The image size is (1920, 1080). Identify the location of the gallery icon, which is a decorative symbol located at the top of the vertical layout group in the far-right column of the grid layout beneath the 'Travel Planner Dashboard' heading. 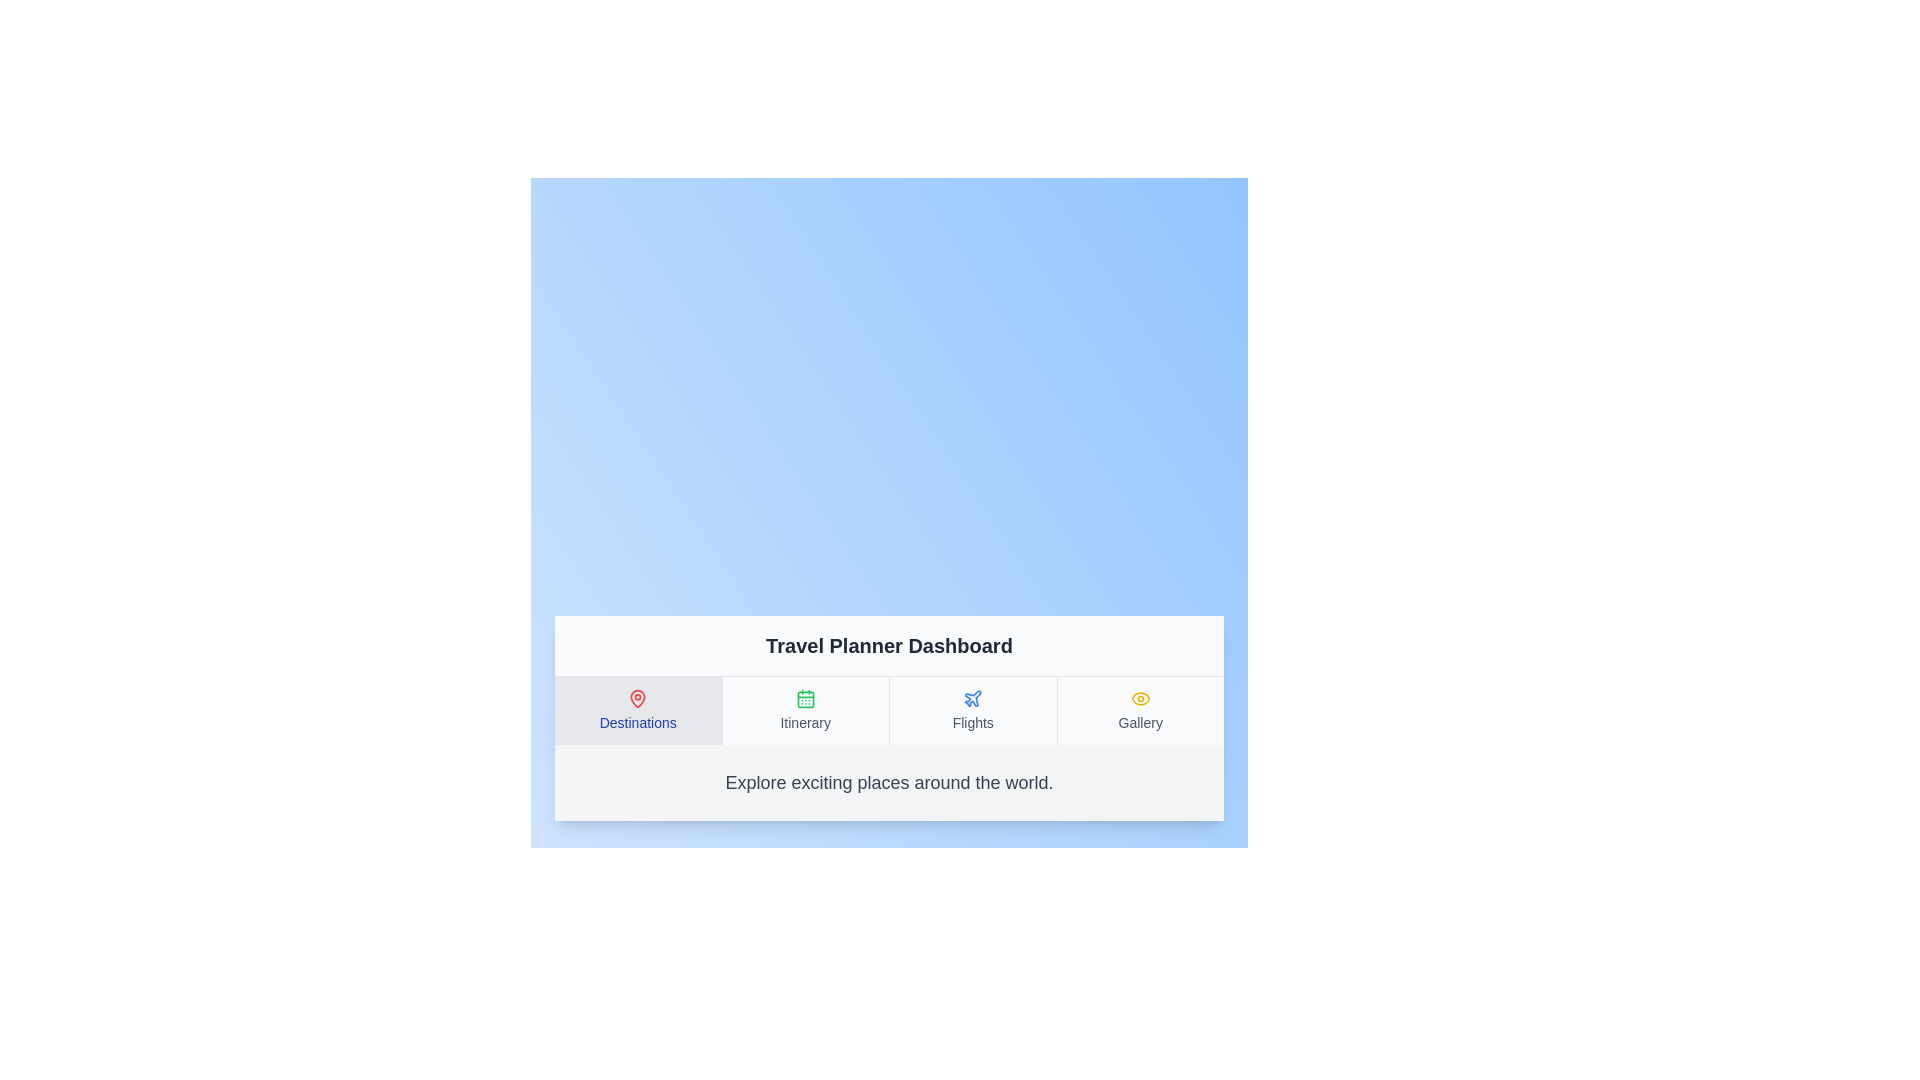
(1140, 697).